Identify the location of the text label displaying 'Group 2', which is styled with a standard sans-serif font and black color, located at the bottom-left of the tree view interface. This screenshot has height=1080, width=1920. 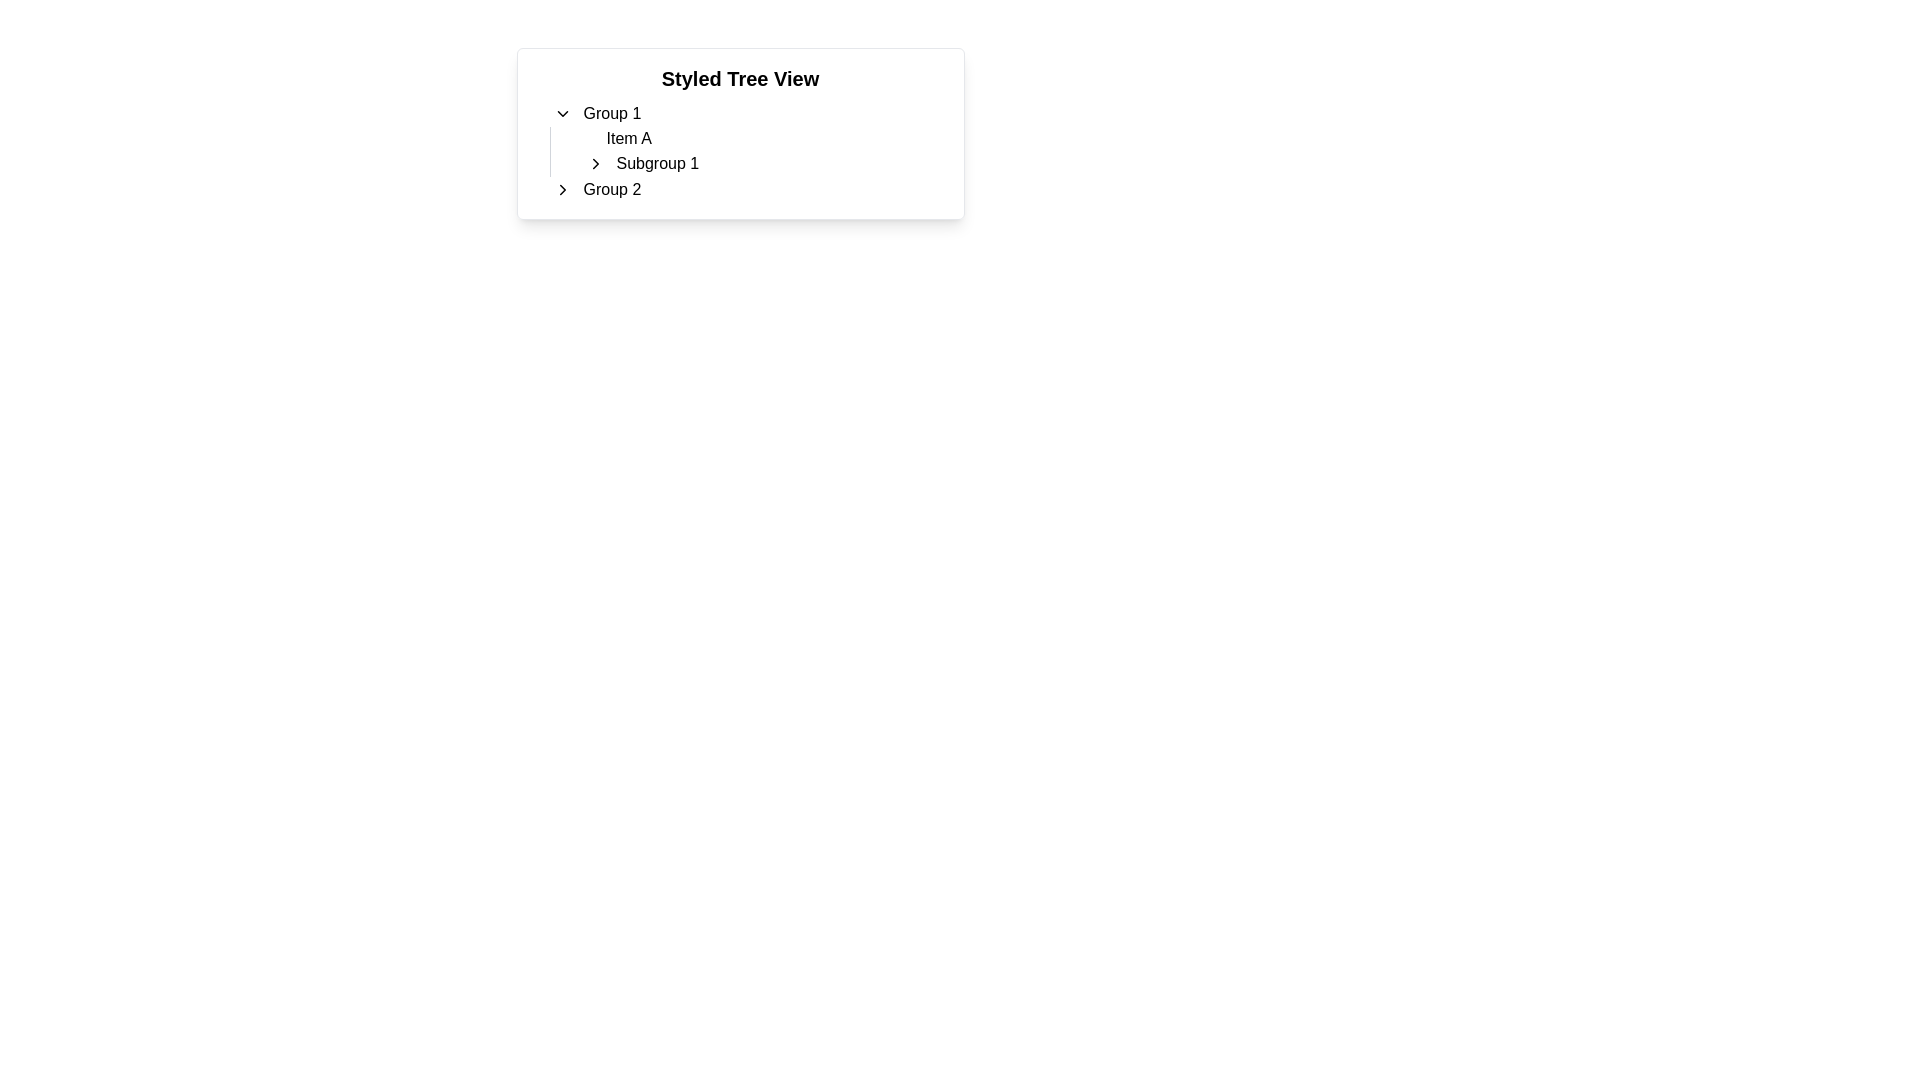
(611, 189).